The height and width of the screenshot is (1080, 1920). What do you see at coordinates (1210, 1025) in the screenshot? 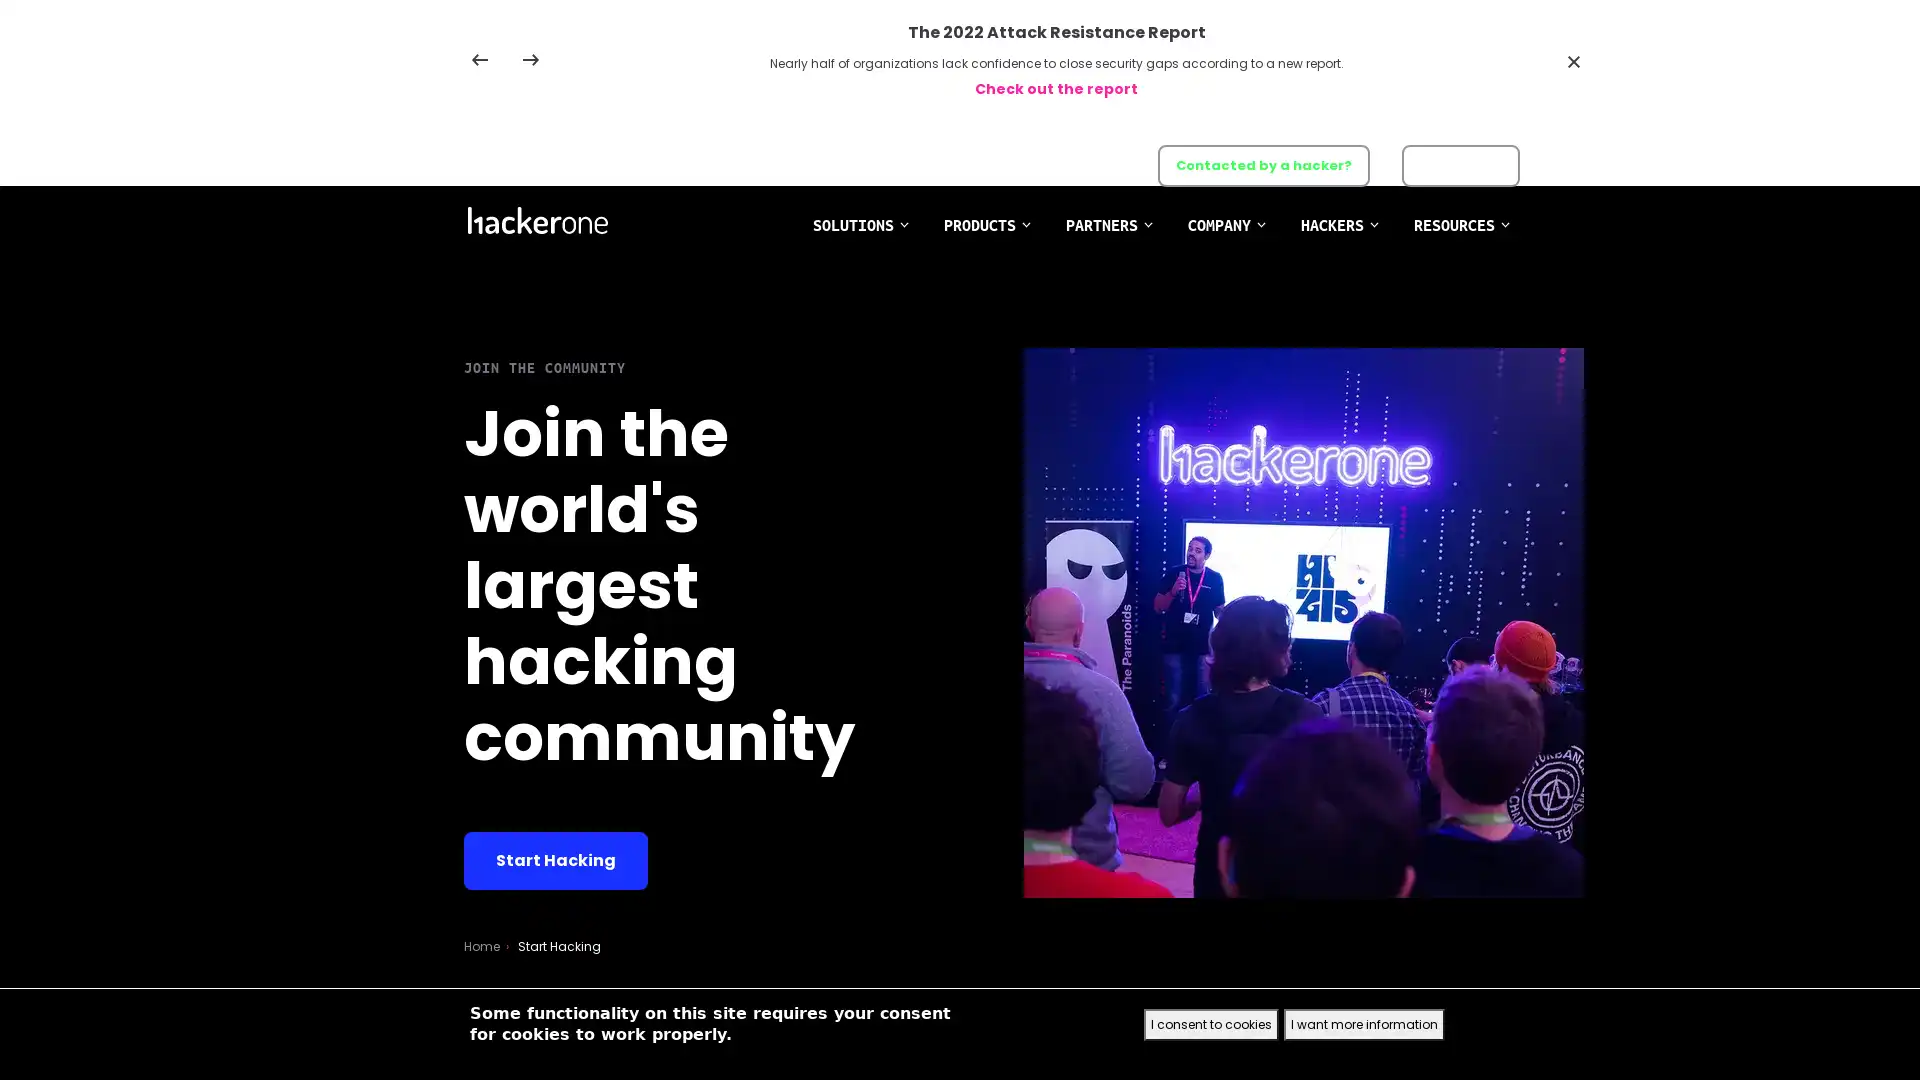
I see `I consent to cookies` at bounding box center [1210, 1025].